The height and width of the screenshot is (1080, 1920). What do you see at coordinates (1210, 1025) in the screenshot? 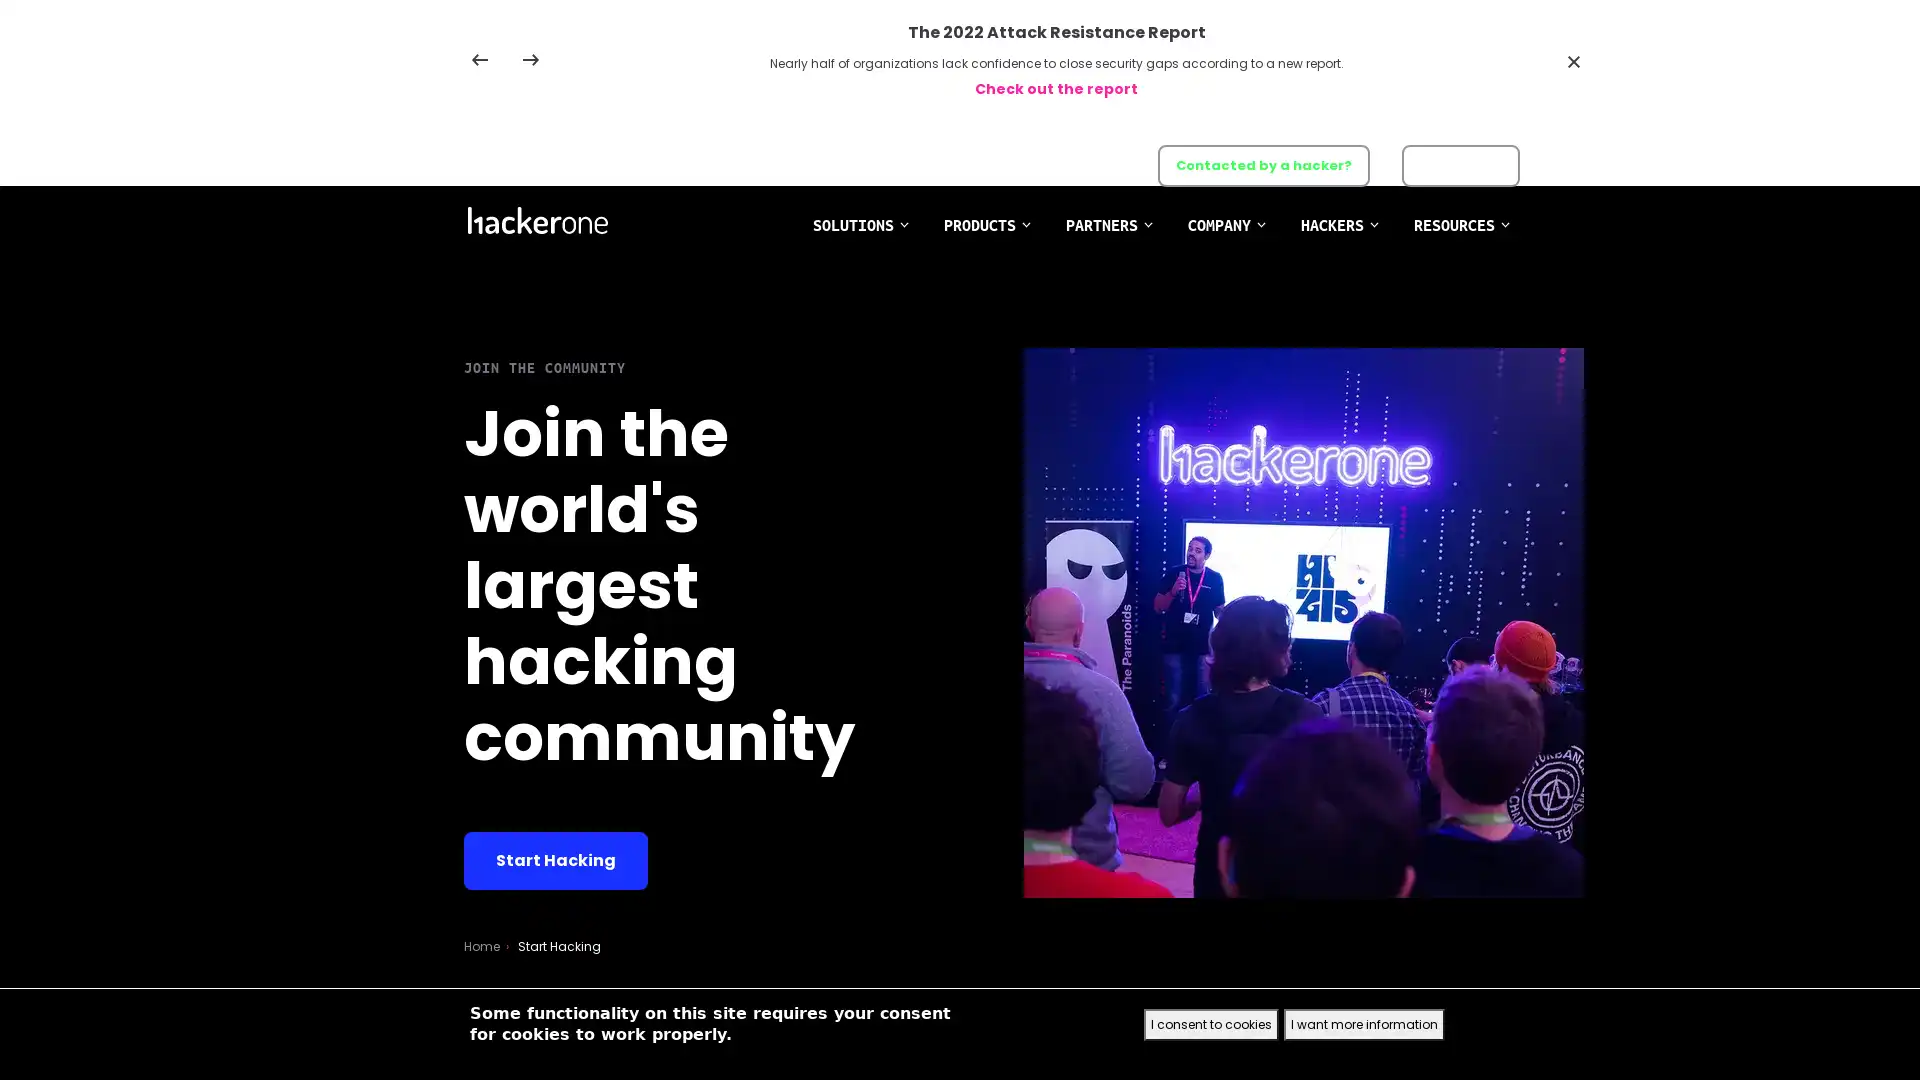
I see `I consent to cookies` at bounding box center [1210, 1025].